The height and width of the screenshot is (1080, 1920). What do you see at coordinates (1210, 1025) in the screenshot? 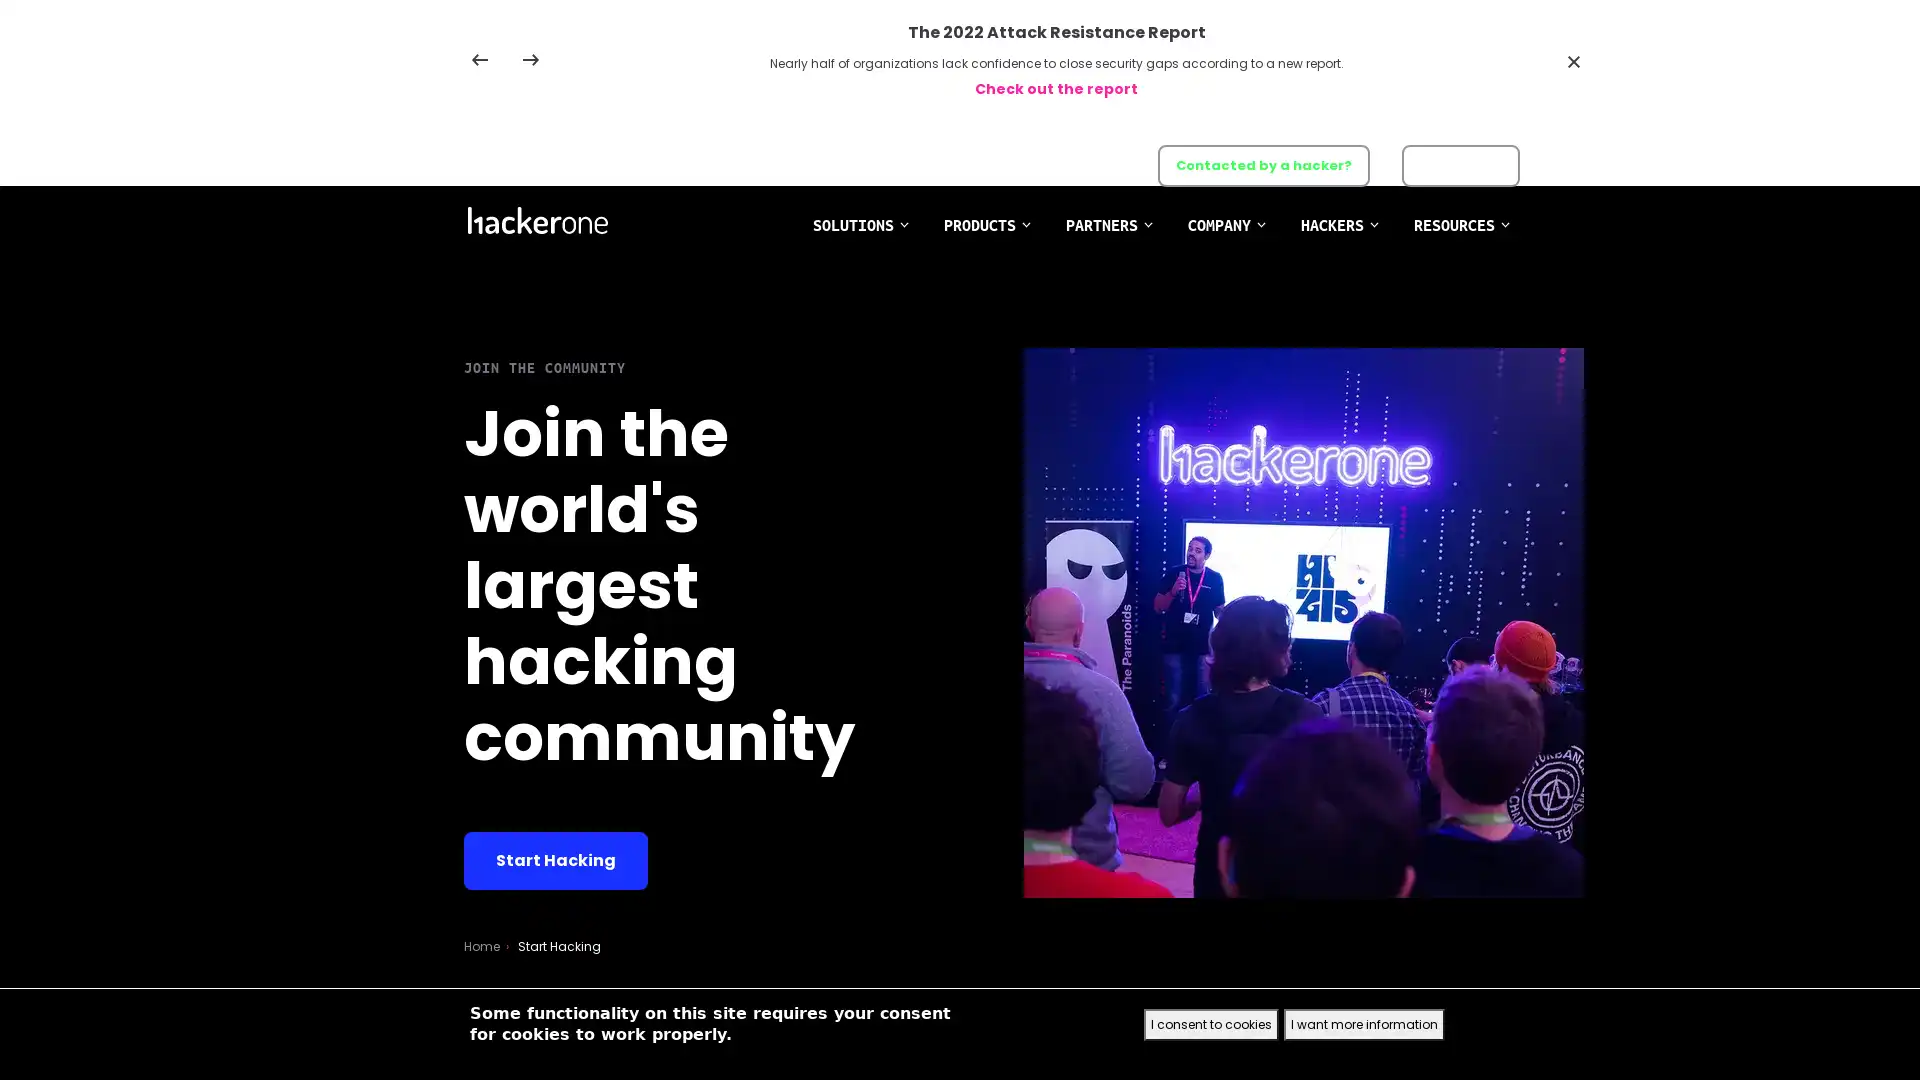
I see `I consent to cookies` at bounding box center [1210, 1025].